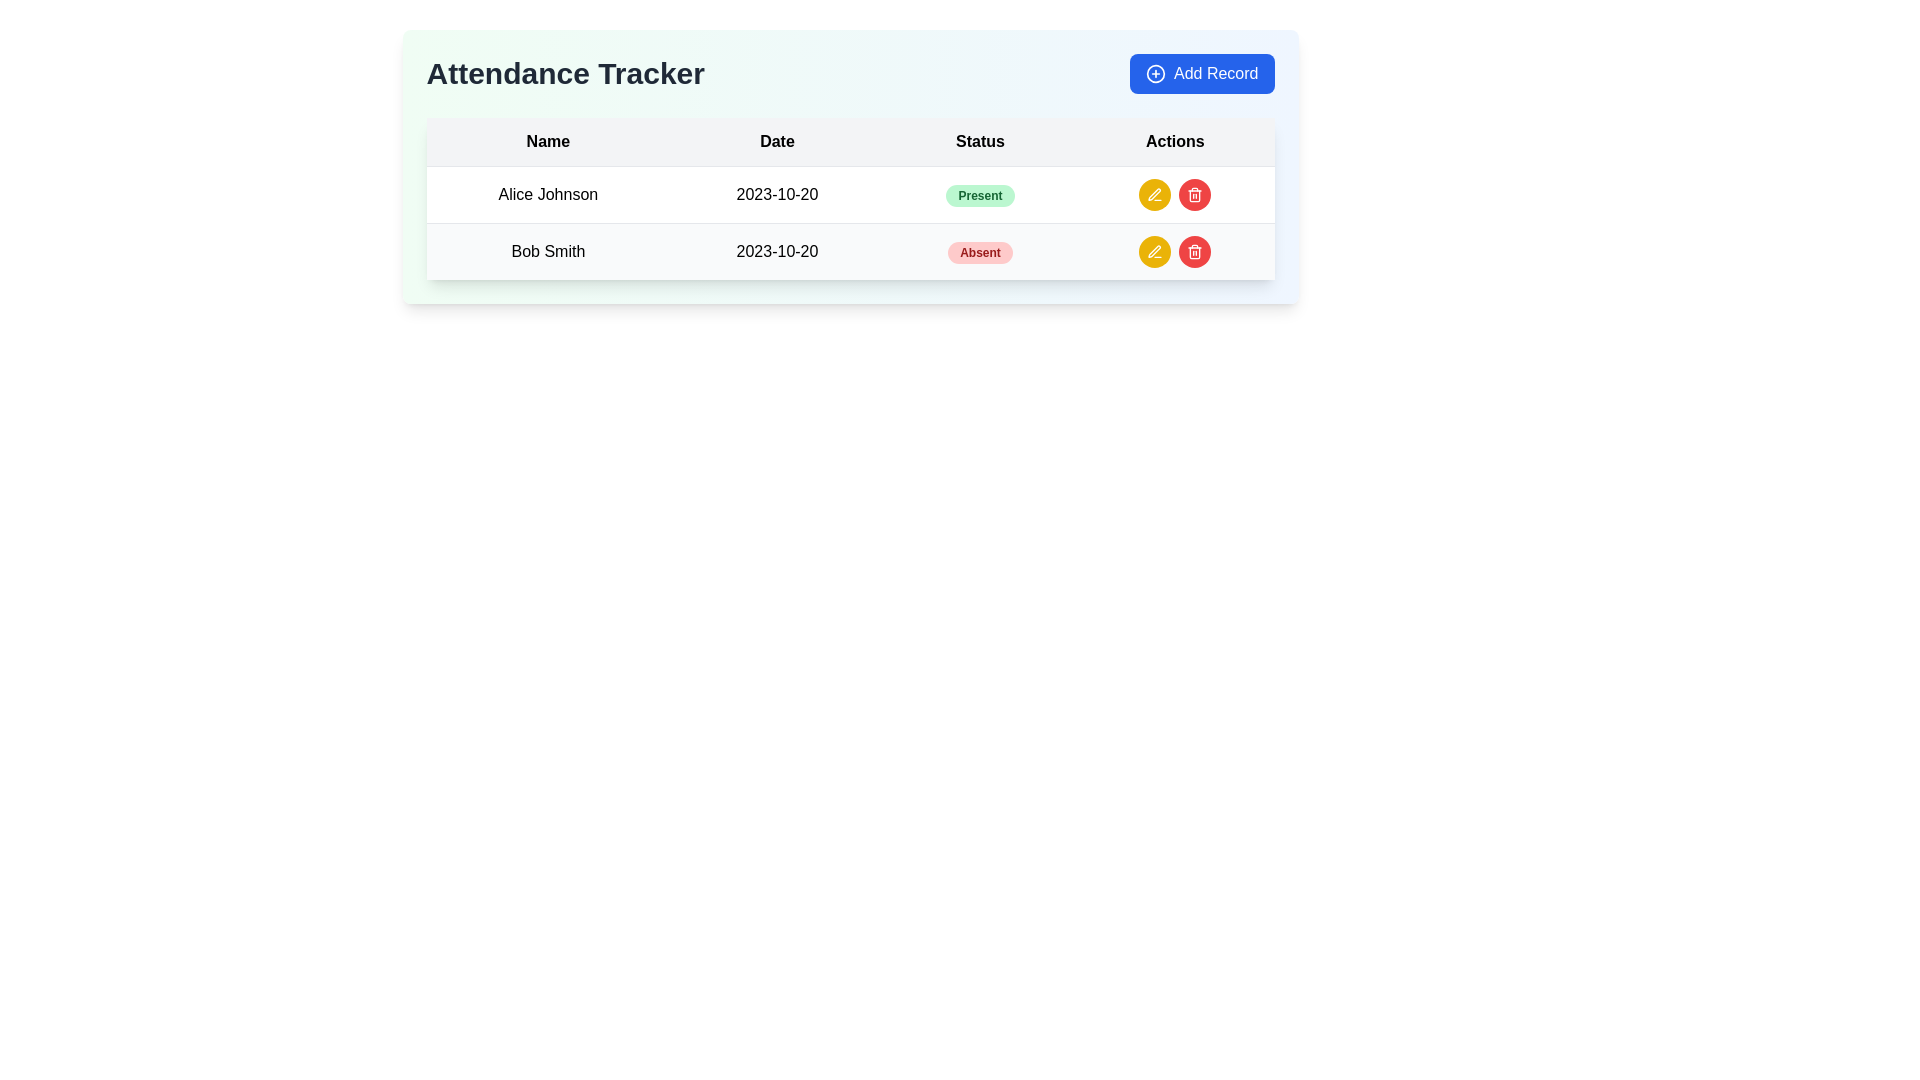 The width and height of the screenshot is (1920, 1080). I want to click on the pen icon button located in the 'Actions' column for the 'Bob Smith' entry, which is recognized by its yellow circular background and modern flat design, positioned to the left of the red trash can icon, so click(1155, 250).